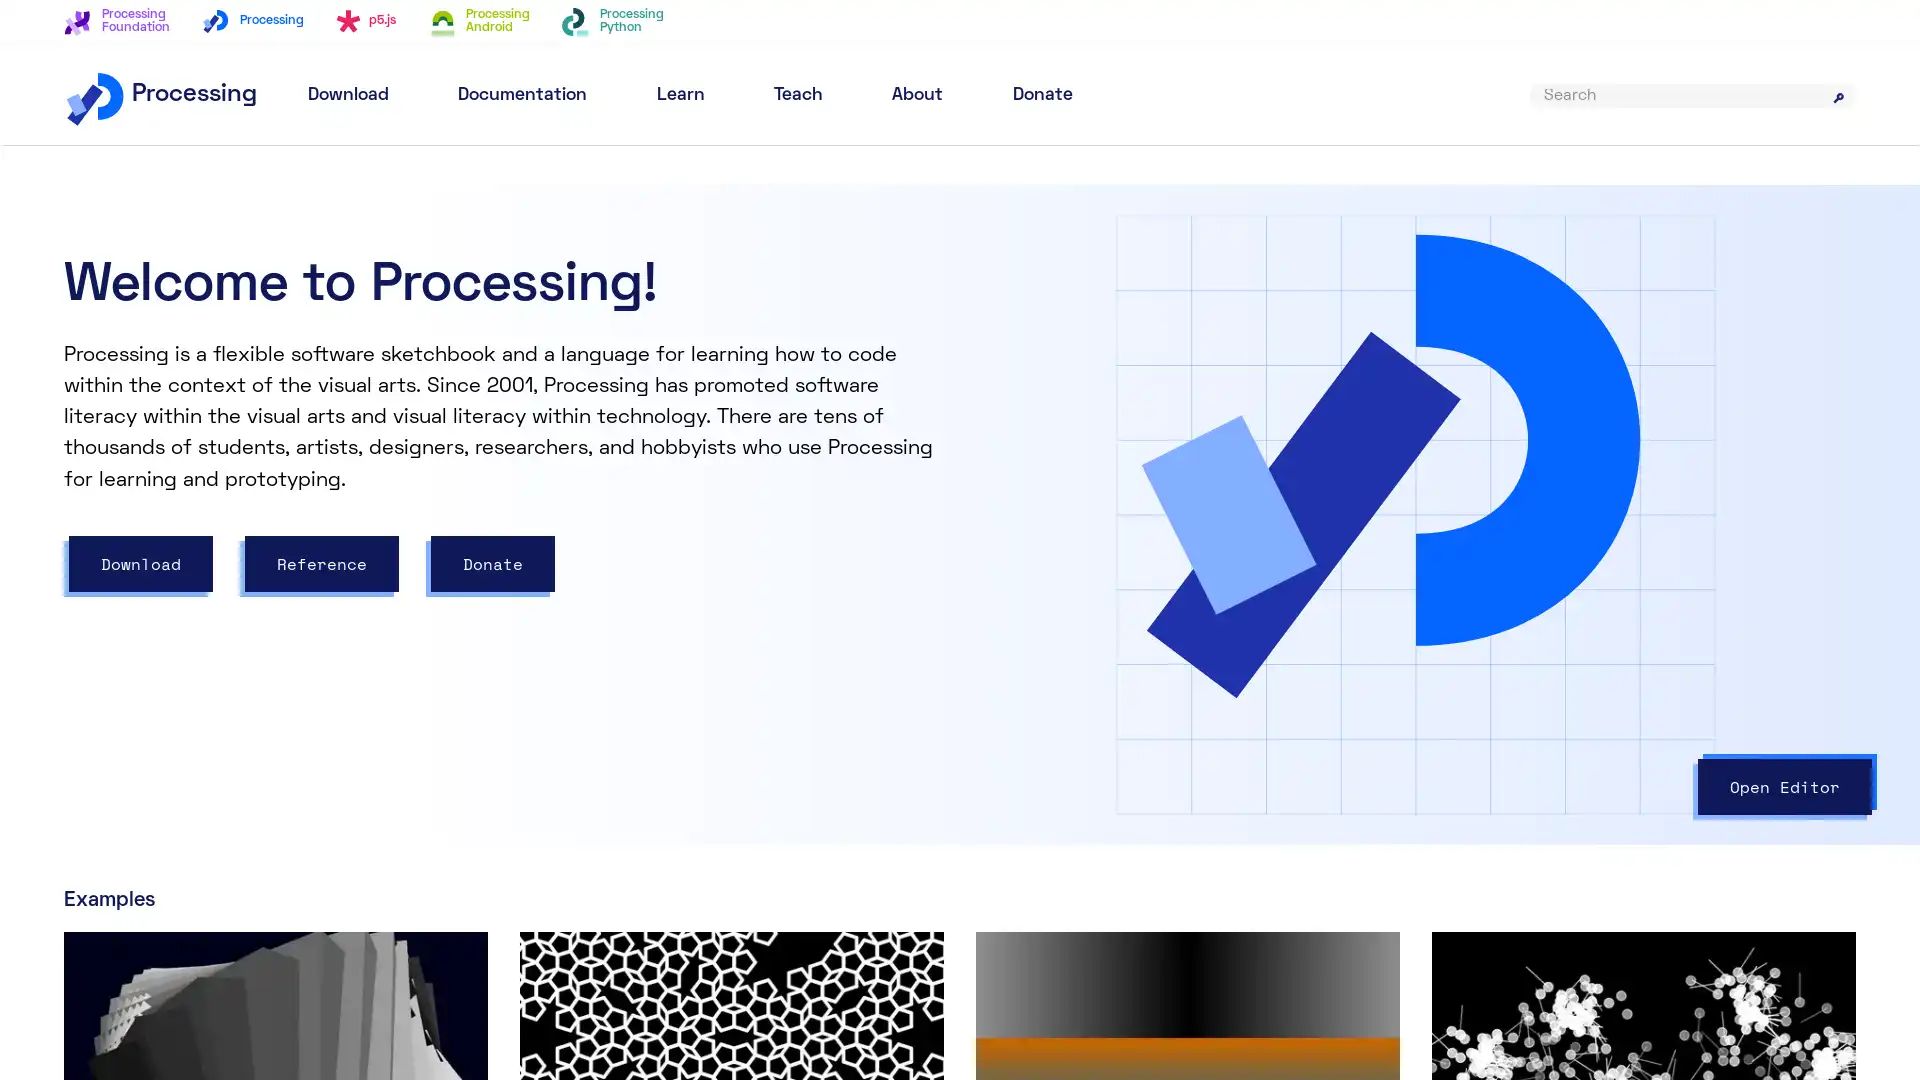 This screenshot has width=1920, height=1080. Describe the element at coordinates (1525, 548) in the screenshot. I see `change position` at that location.